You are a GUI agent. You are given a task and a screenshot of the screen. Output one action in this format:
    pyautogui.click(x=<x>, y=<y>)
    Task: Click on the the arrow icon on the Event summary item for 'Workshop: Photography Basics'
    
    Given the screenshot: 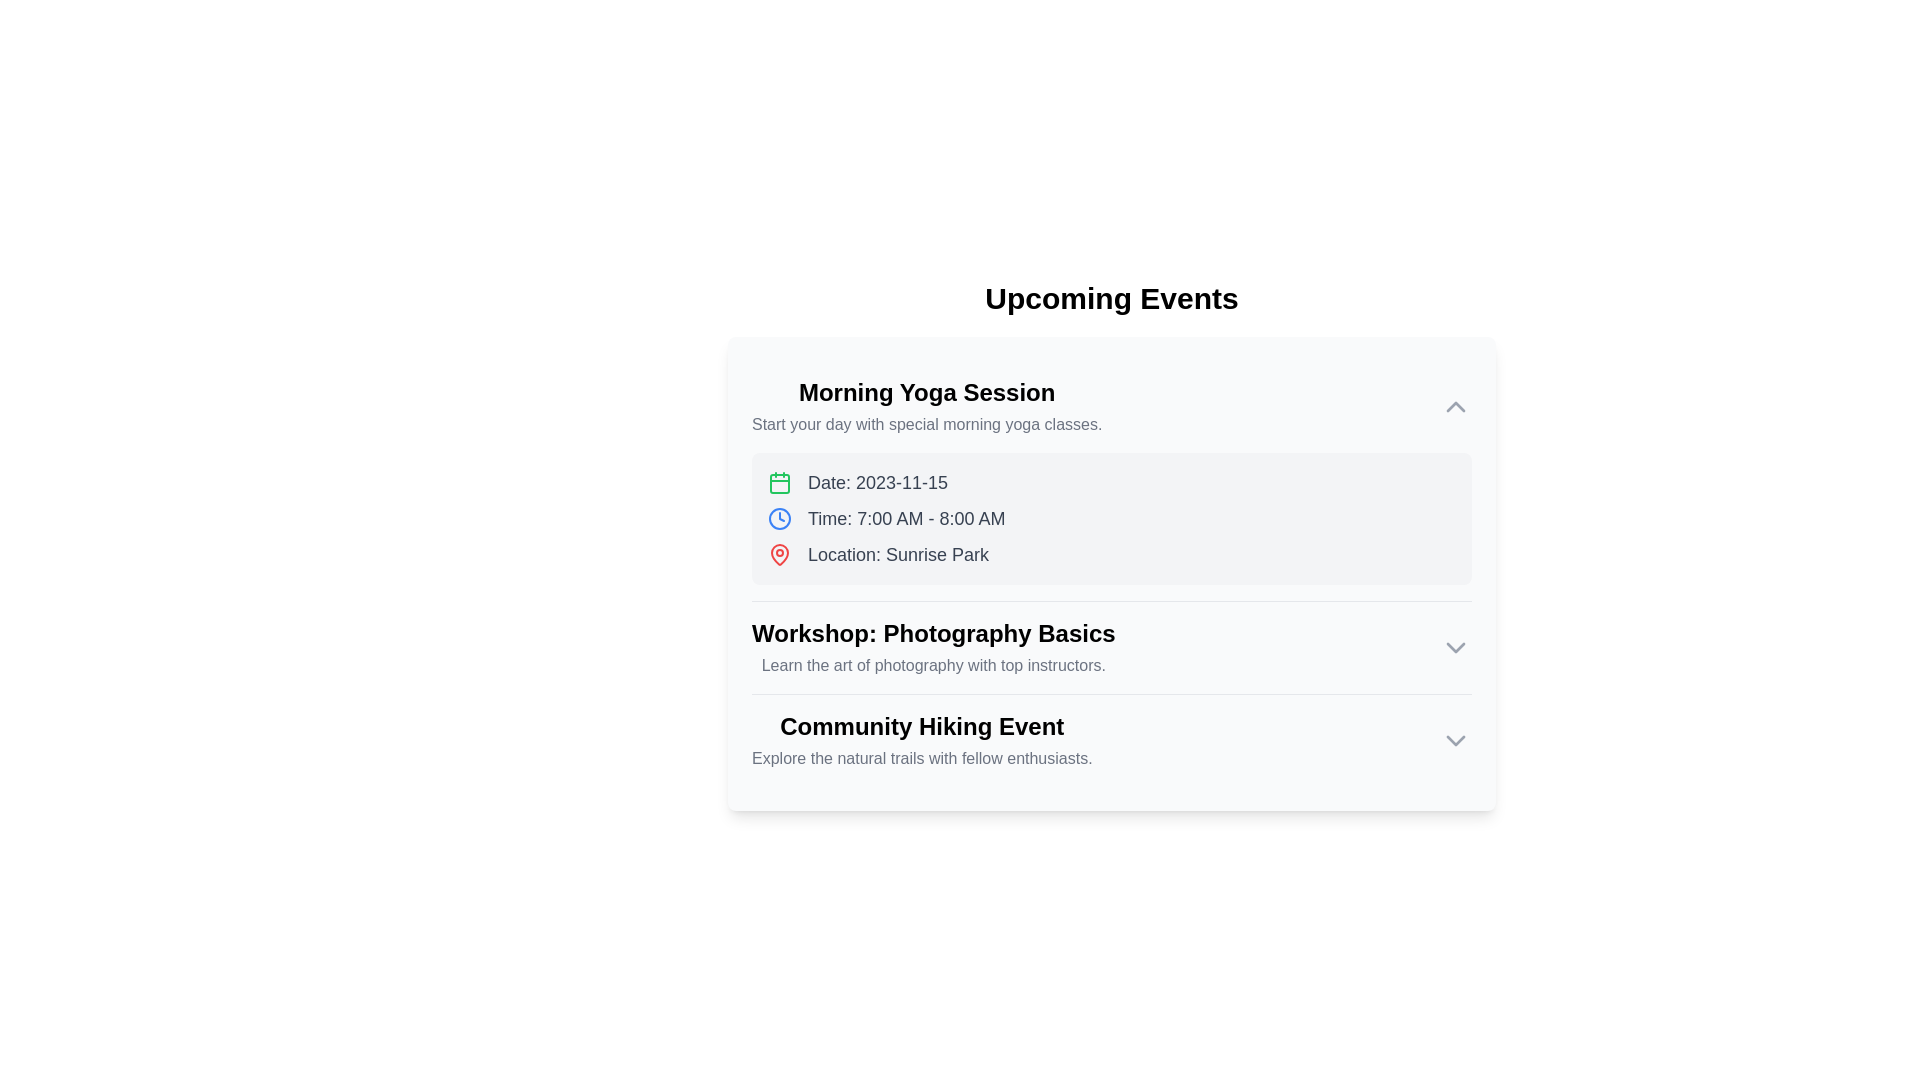 What is the action you would take?
    pyautogui.click(x=1111, y=648)
    